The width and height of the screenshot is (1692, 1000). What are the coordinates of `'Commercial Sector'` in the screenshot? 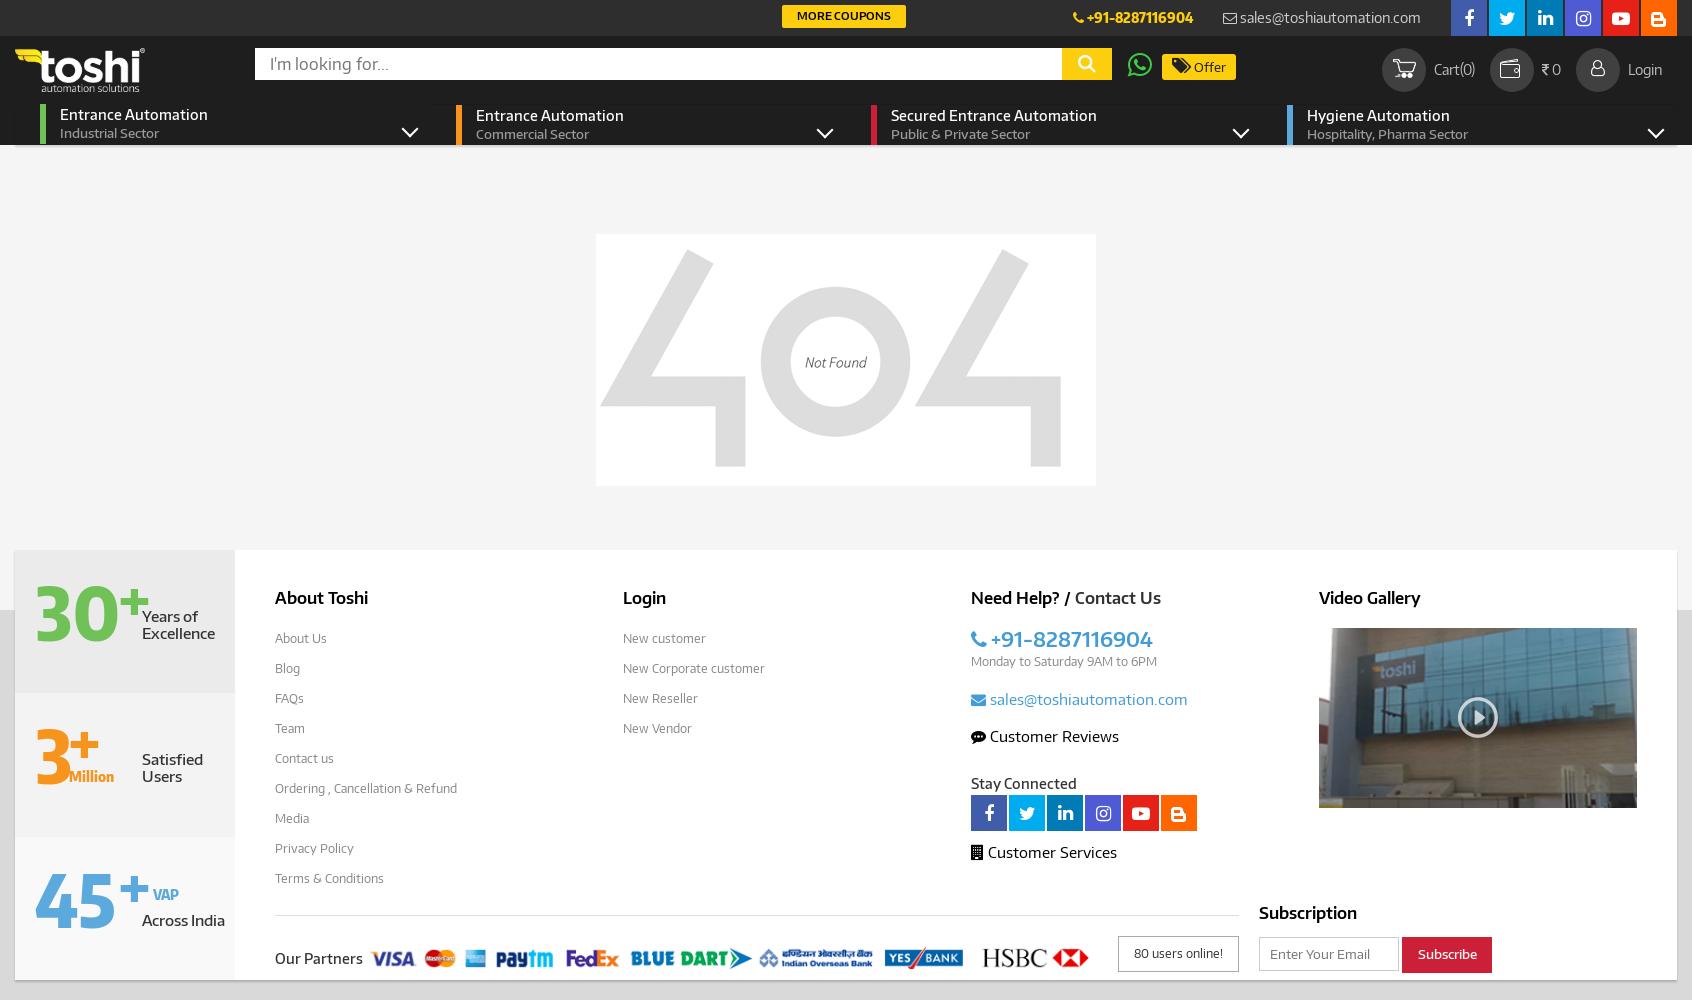 It's located at (531, 134).